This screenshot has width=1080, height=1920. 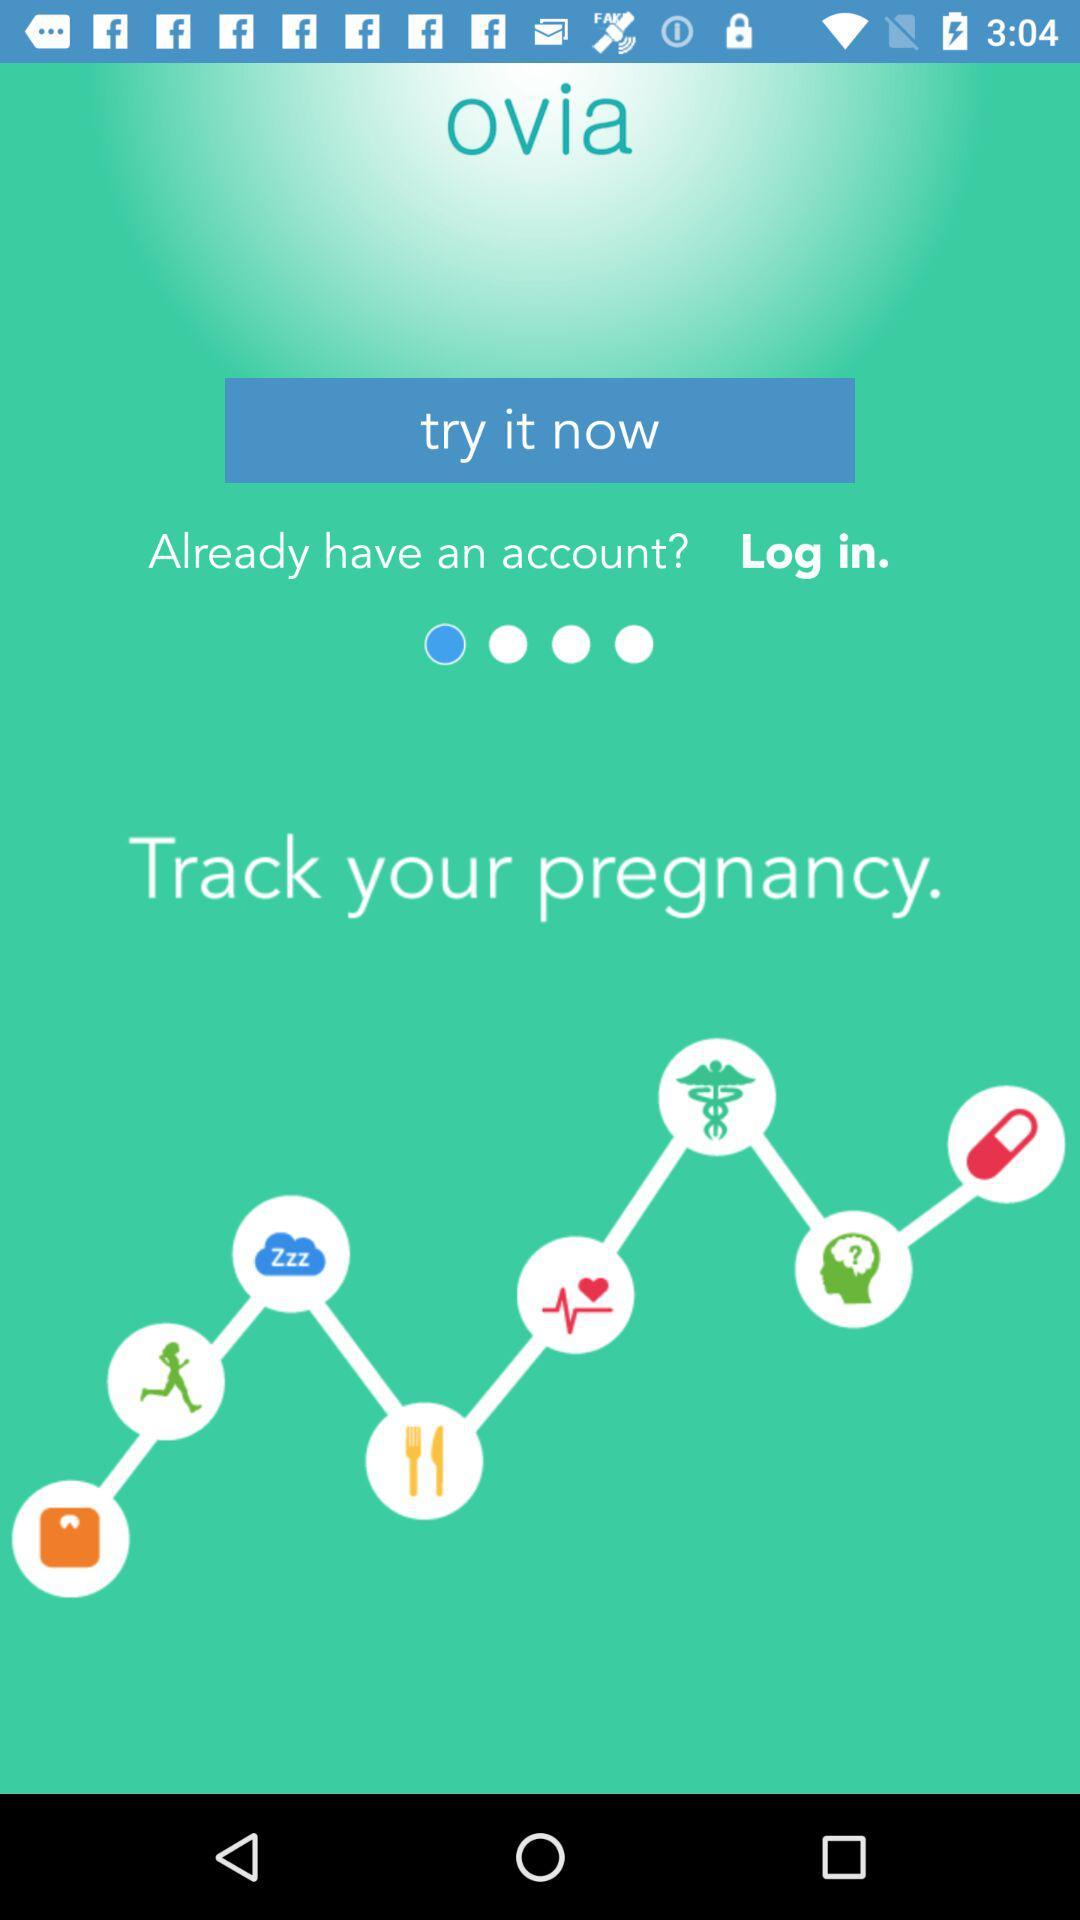 I want to click on the try it now icon, so click(x=540, y=429).